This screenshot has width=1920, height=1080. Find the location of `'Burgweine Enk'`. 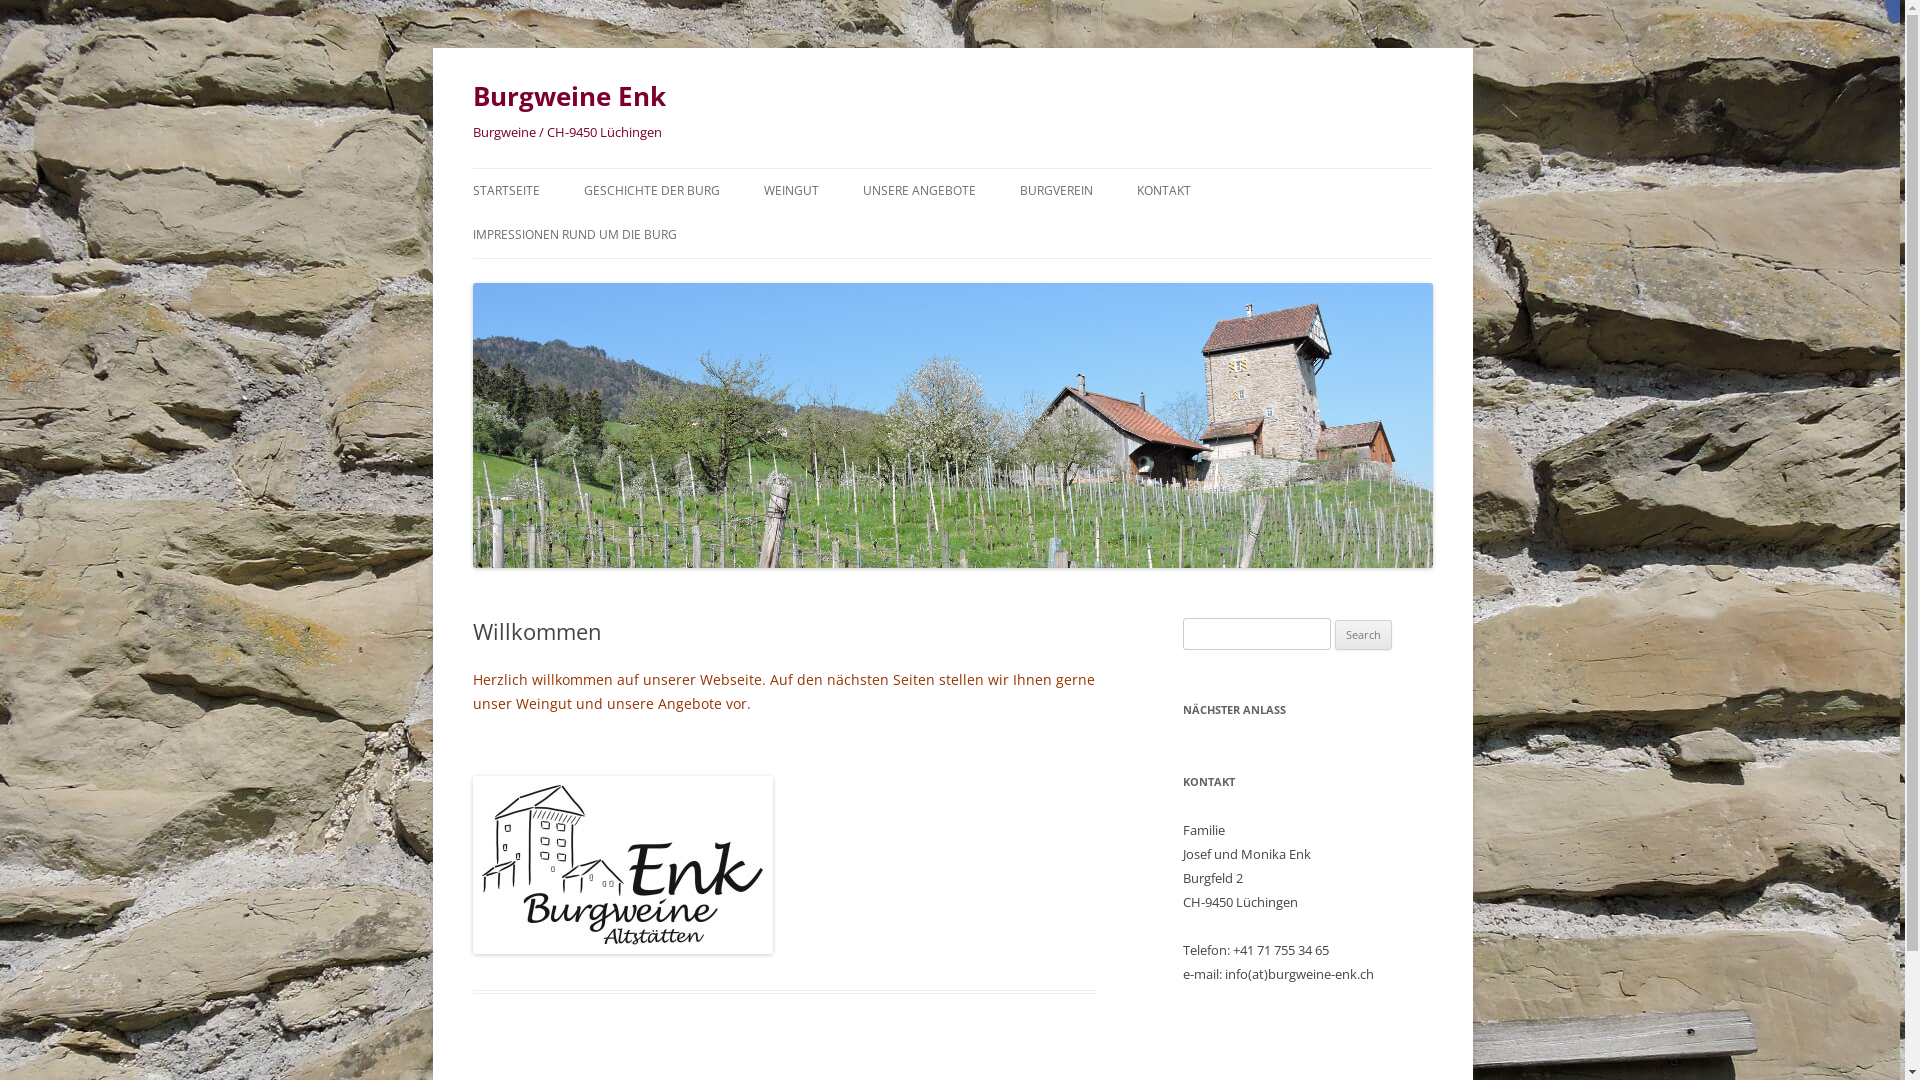

'Burgweine Enk' is located at coordinates (470, 96).